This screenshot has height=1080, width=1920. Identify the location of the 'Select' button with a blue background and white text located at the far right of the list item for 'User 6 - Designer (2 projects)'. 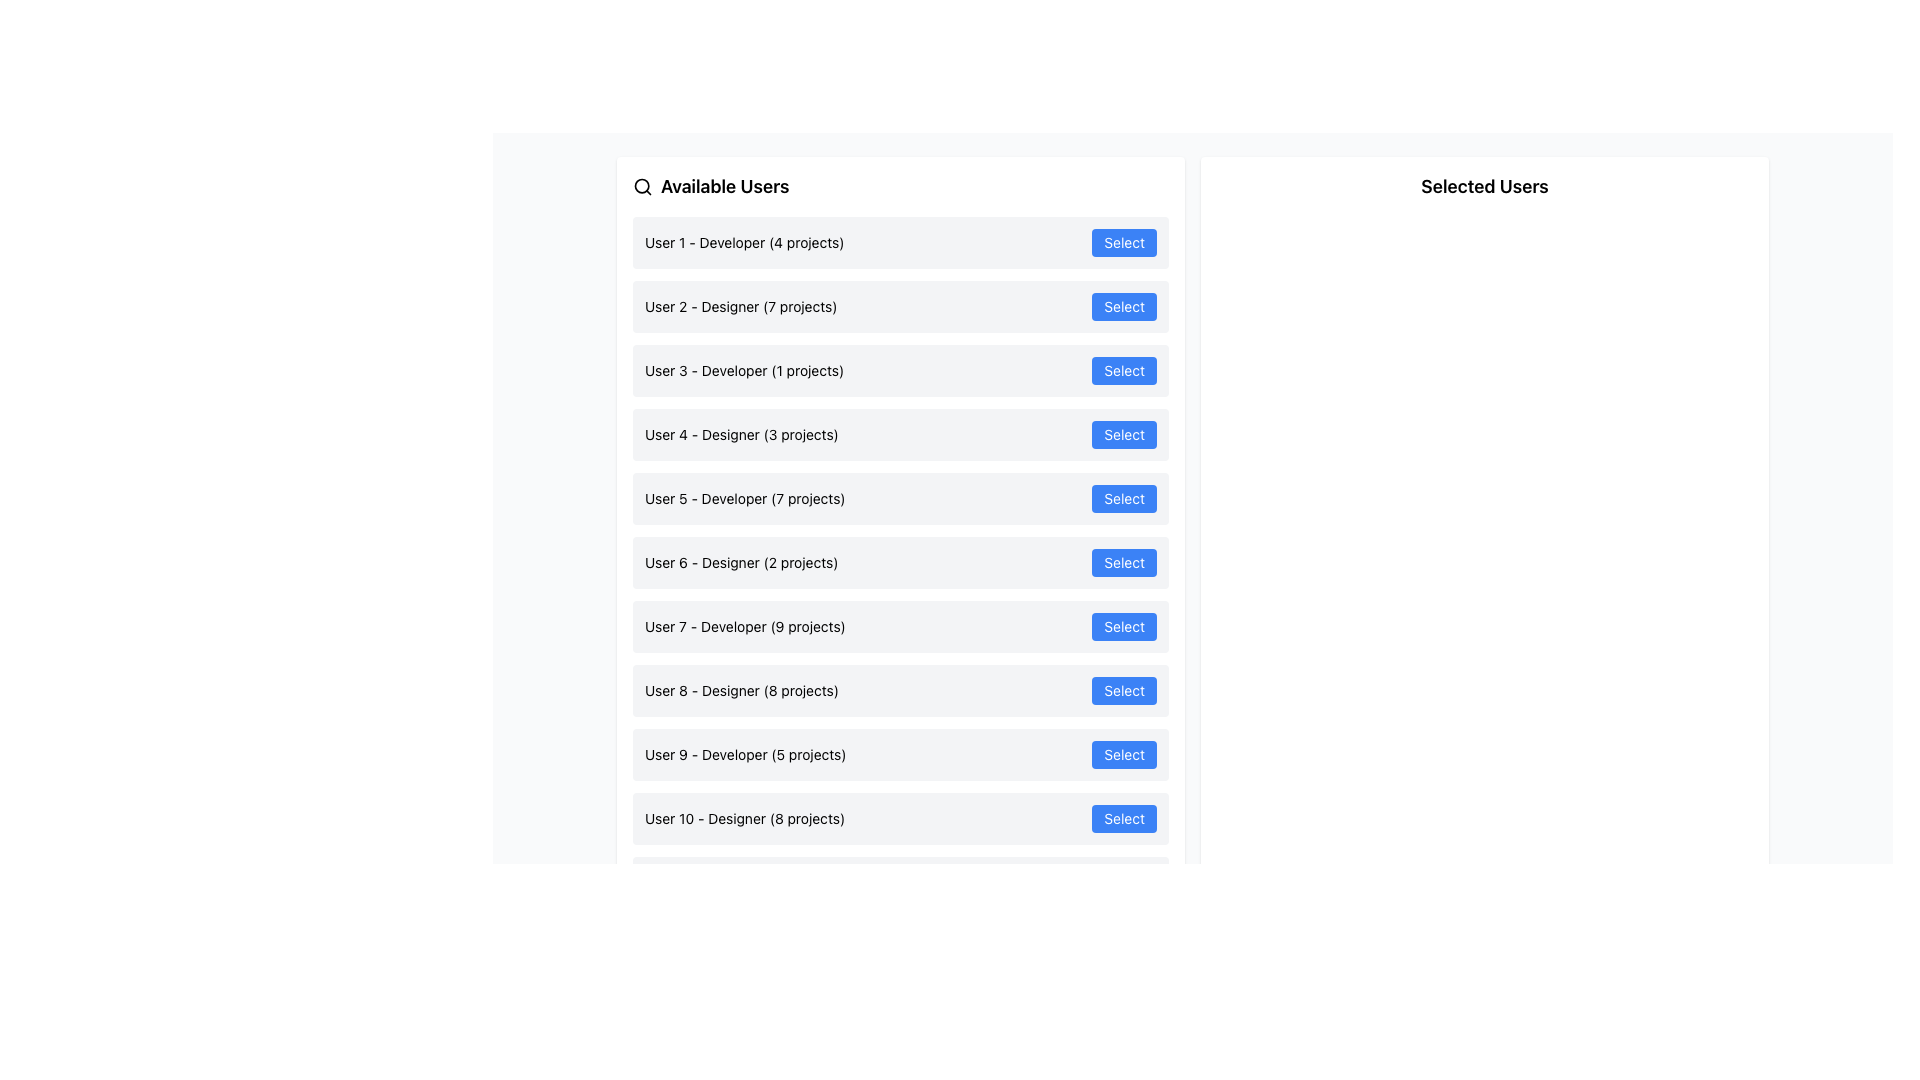
(1124, 563).